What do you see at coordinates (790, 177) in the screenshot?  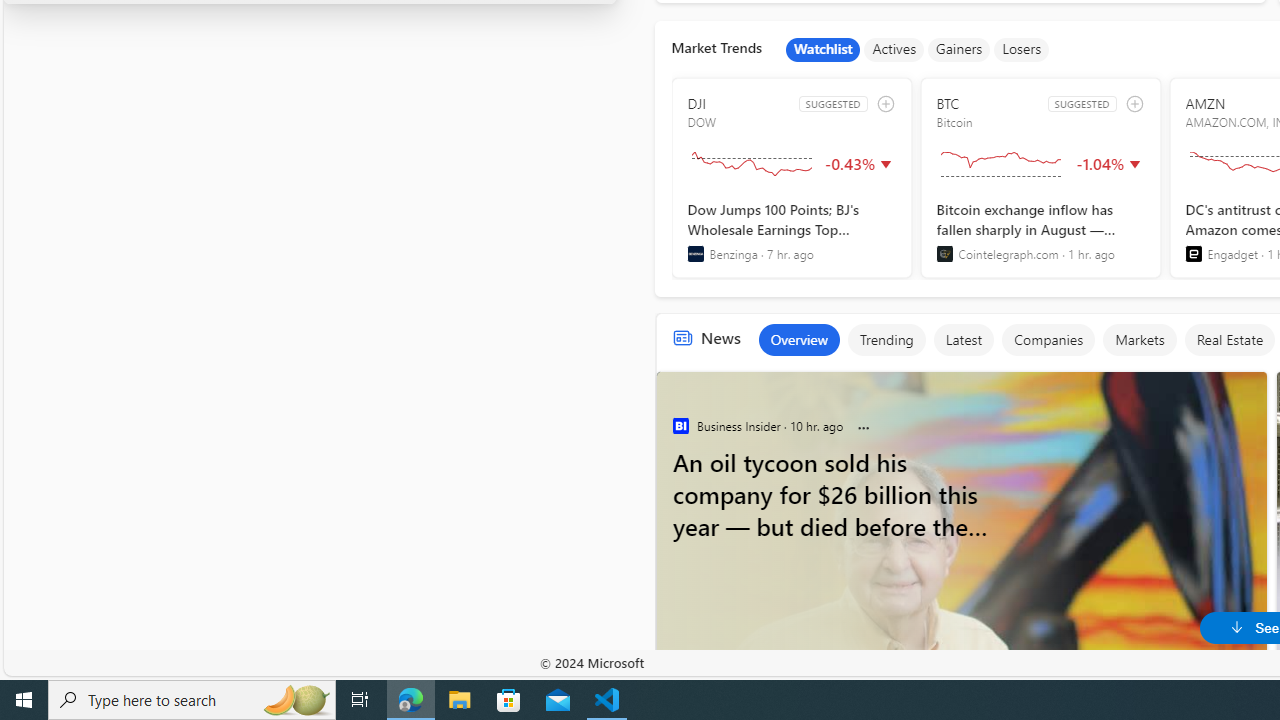 I see `'DJI SUGGESTED DOW'` at bounding box center [790, 177].